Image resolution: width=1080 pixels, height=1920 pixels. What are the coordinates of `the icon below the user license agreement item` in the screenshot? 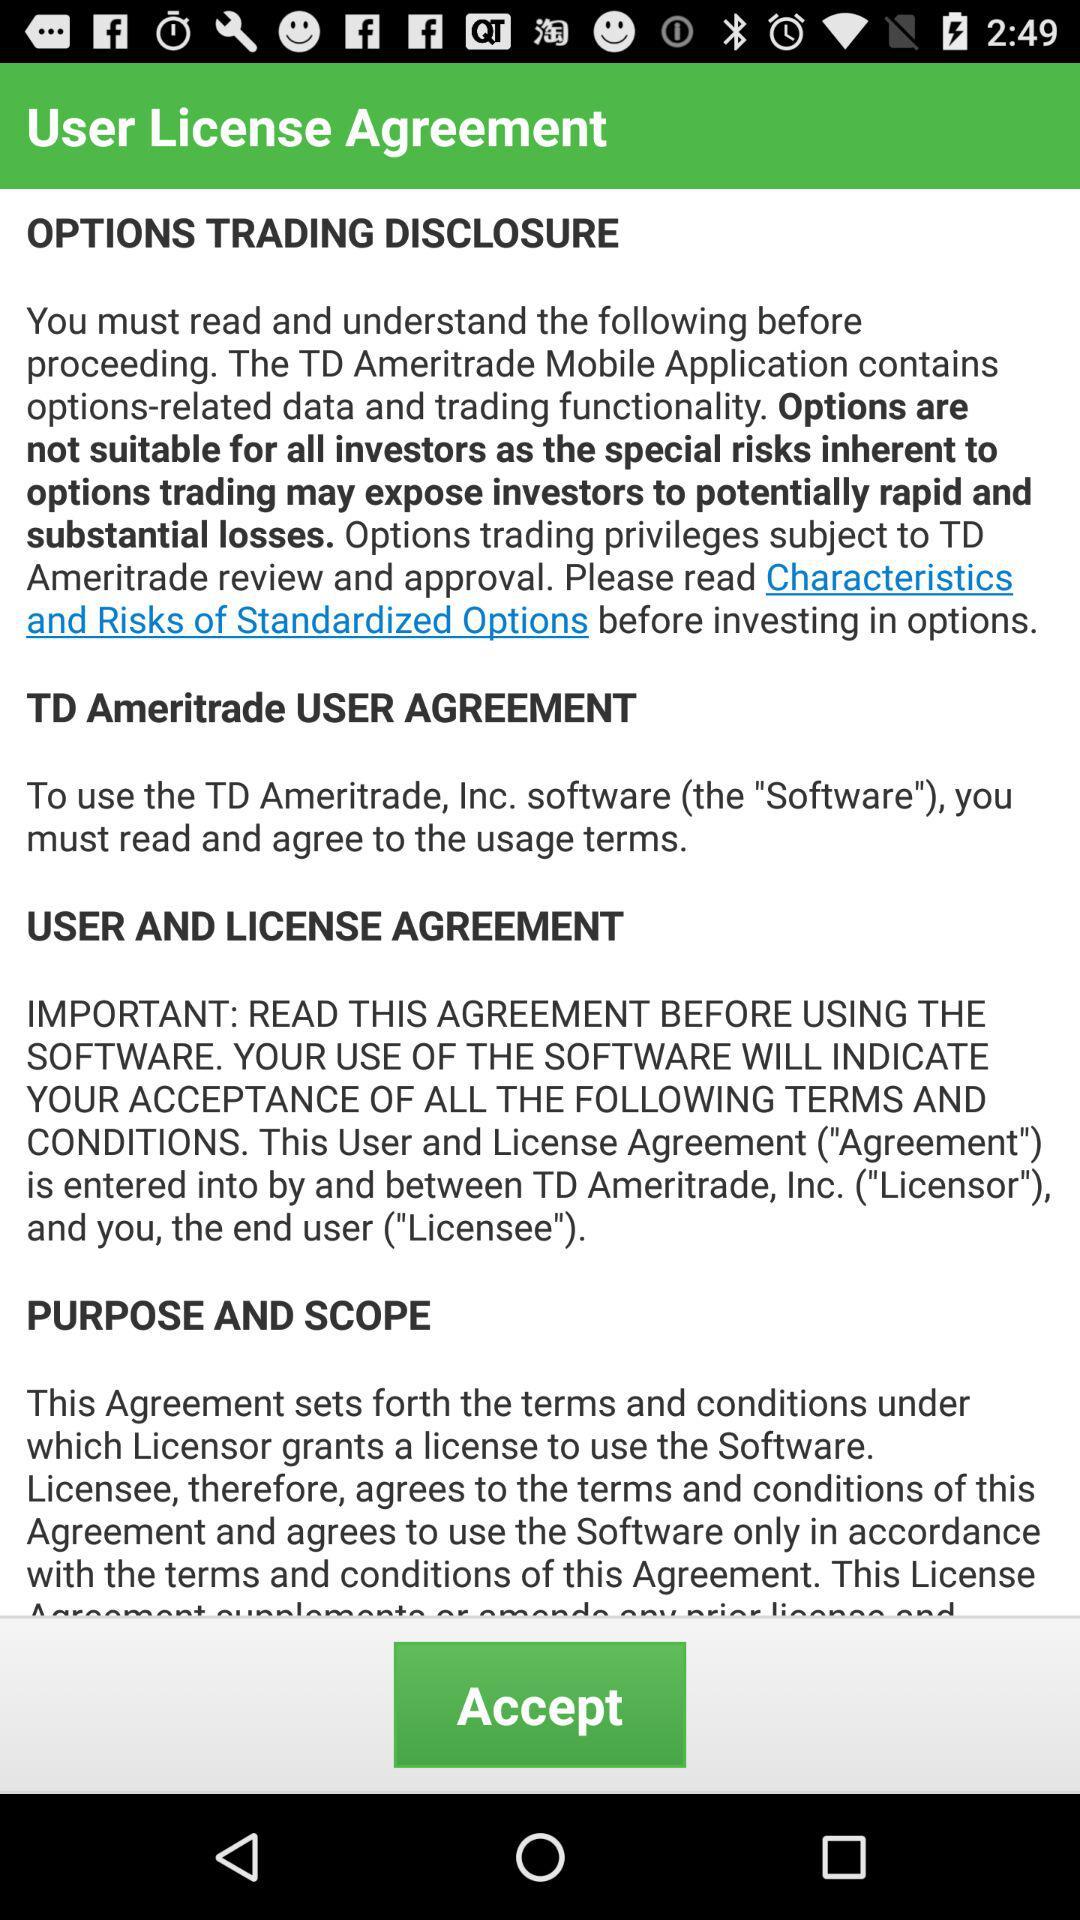 It's located at (540, 901).